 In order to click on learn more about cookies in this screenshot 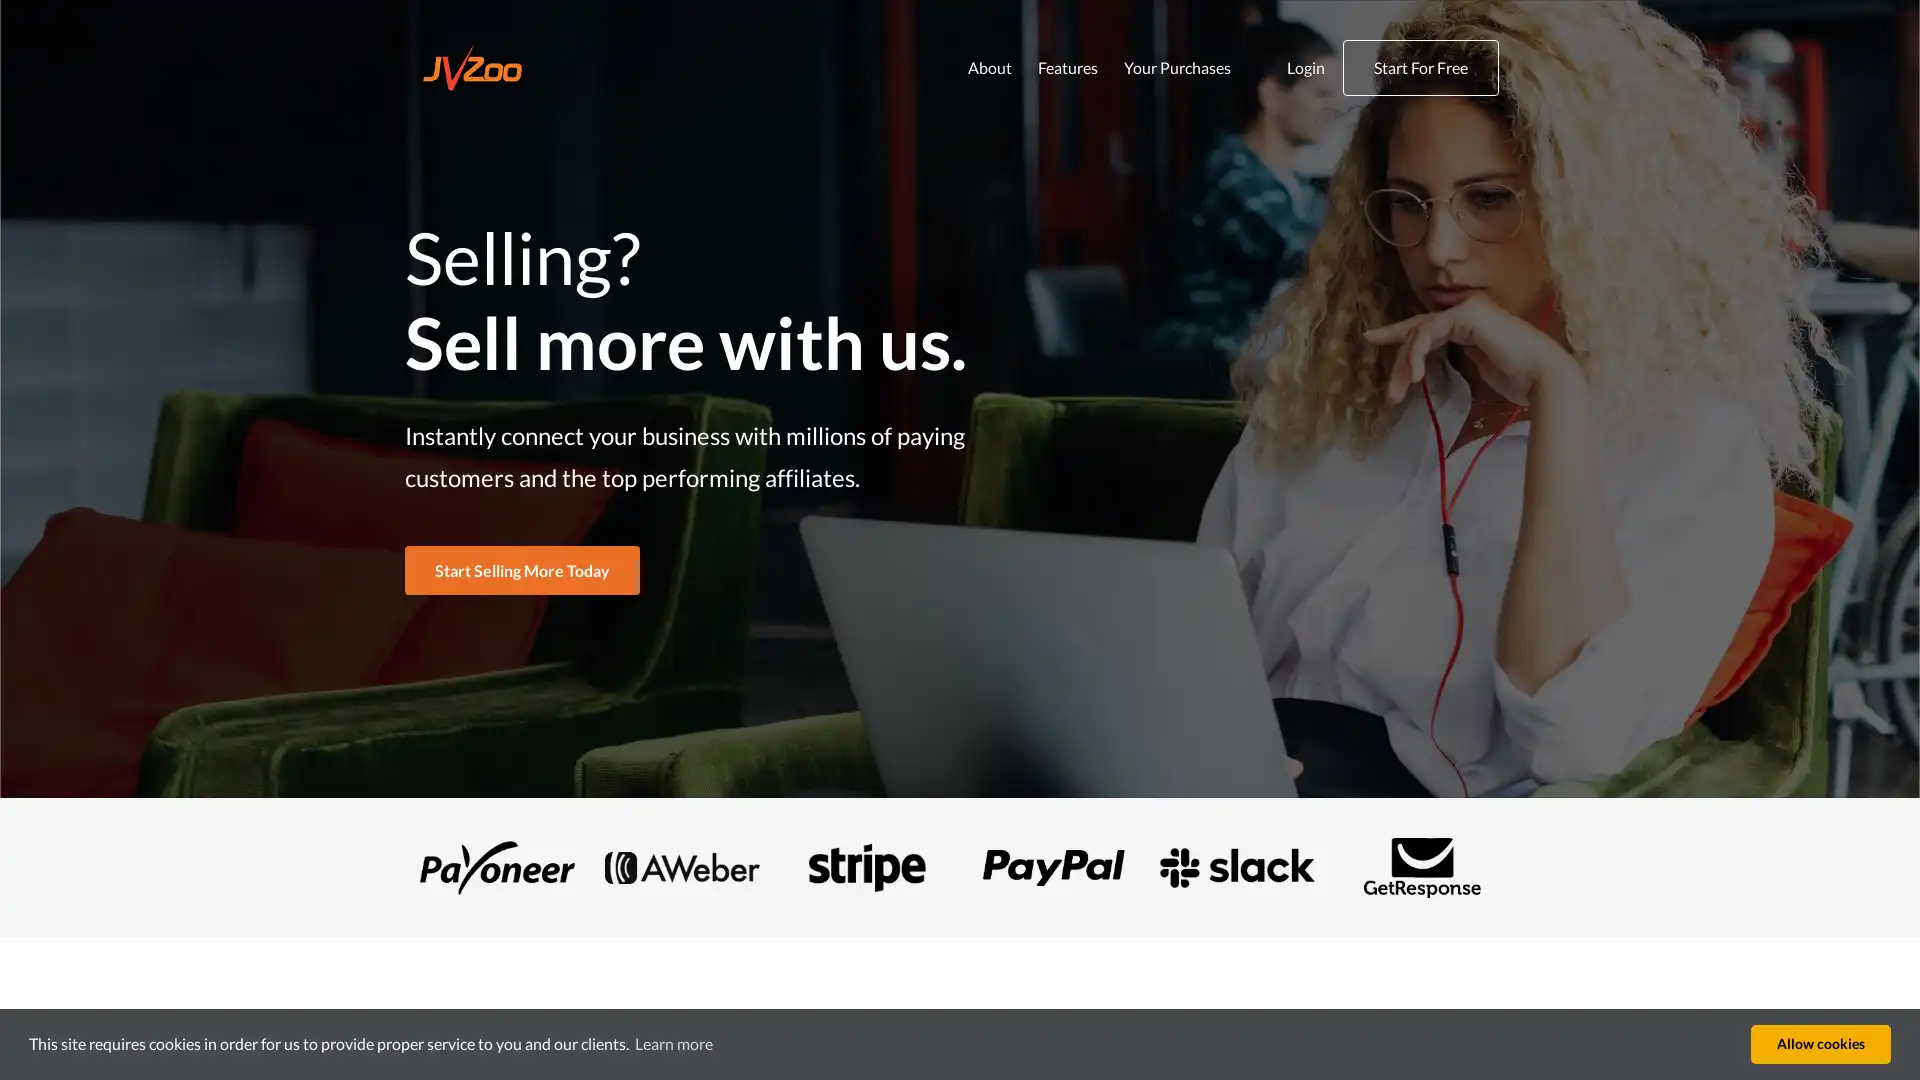, I will do `click(673, 1043)`.